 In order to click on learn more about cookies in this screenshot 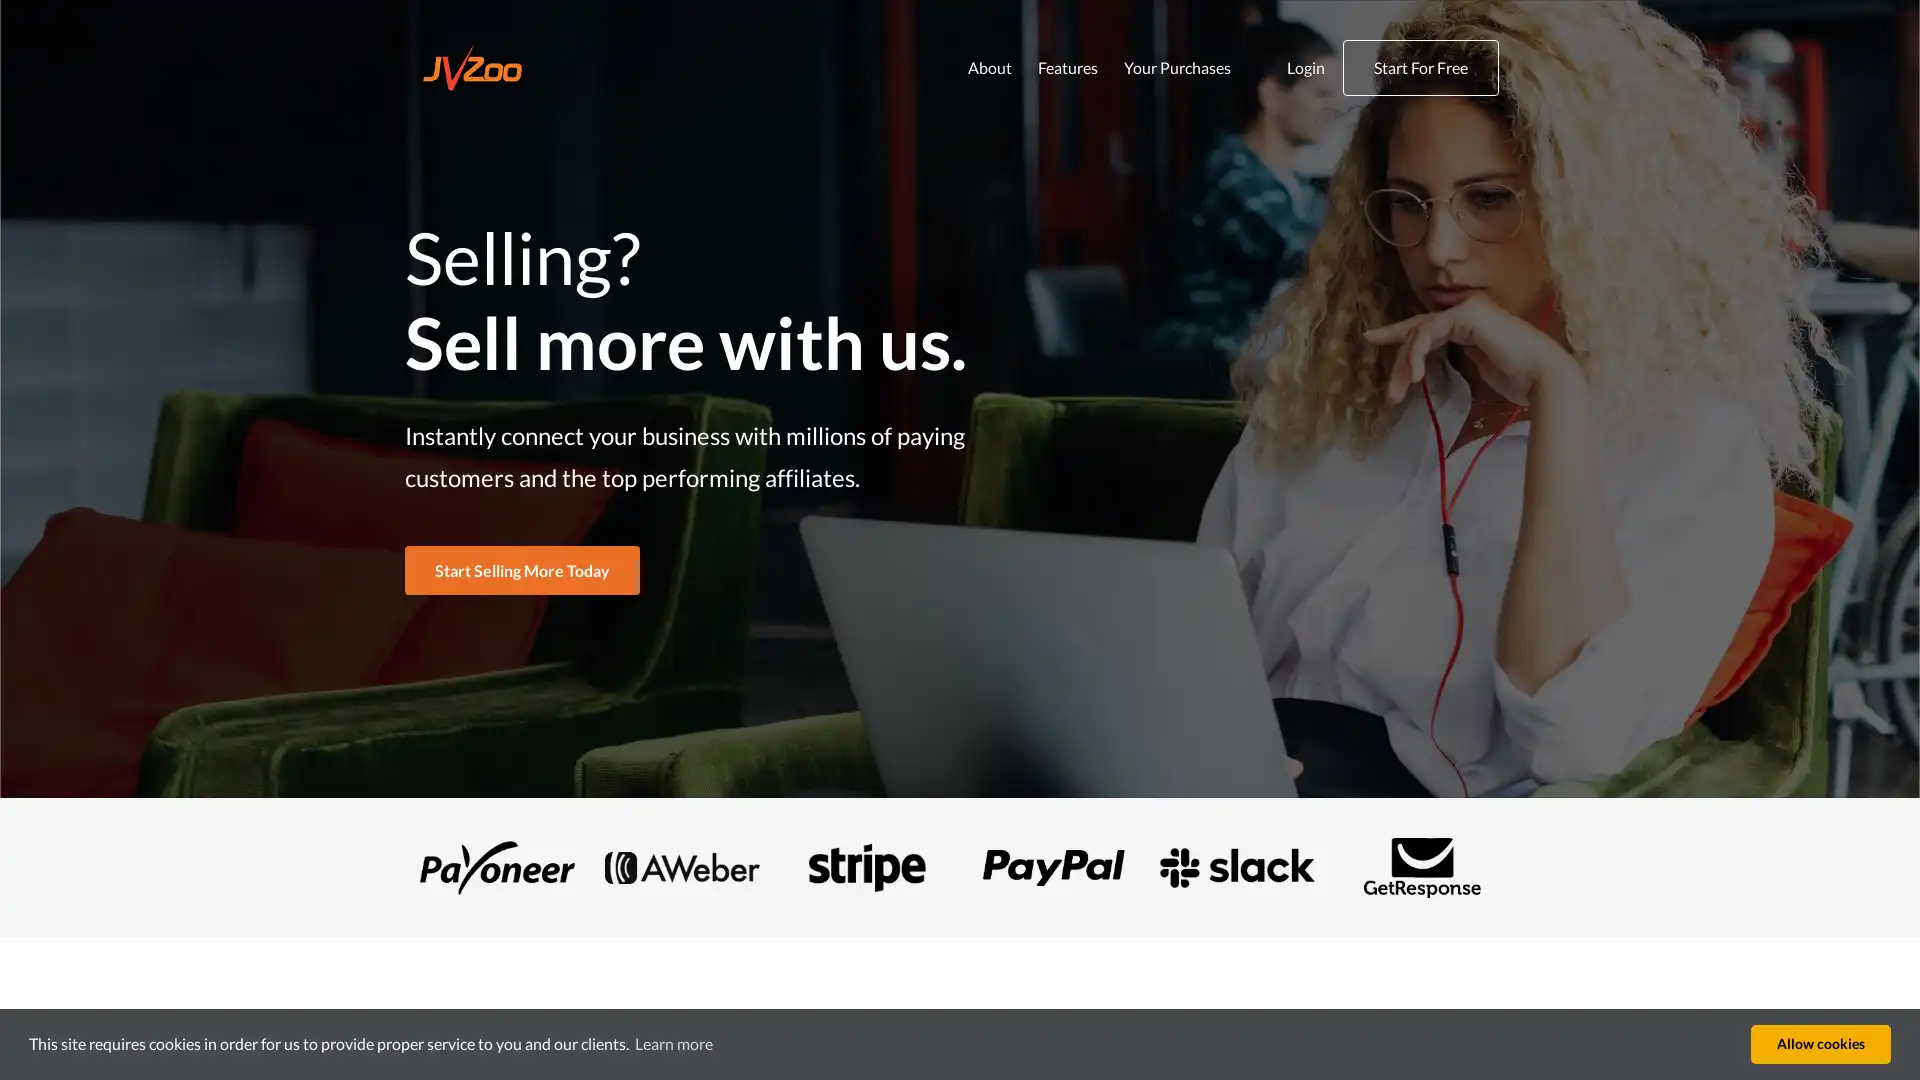, I will do `click(673, 1043)`.